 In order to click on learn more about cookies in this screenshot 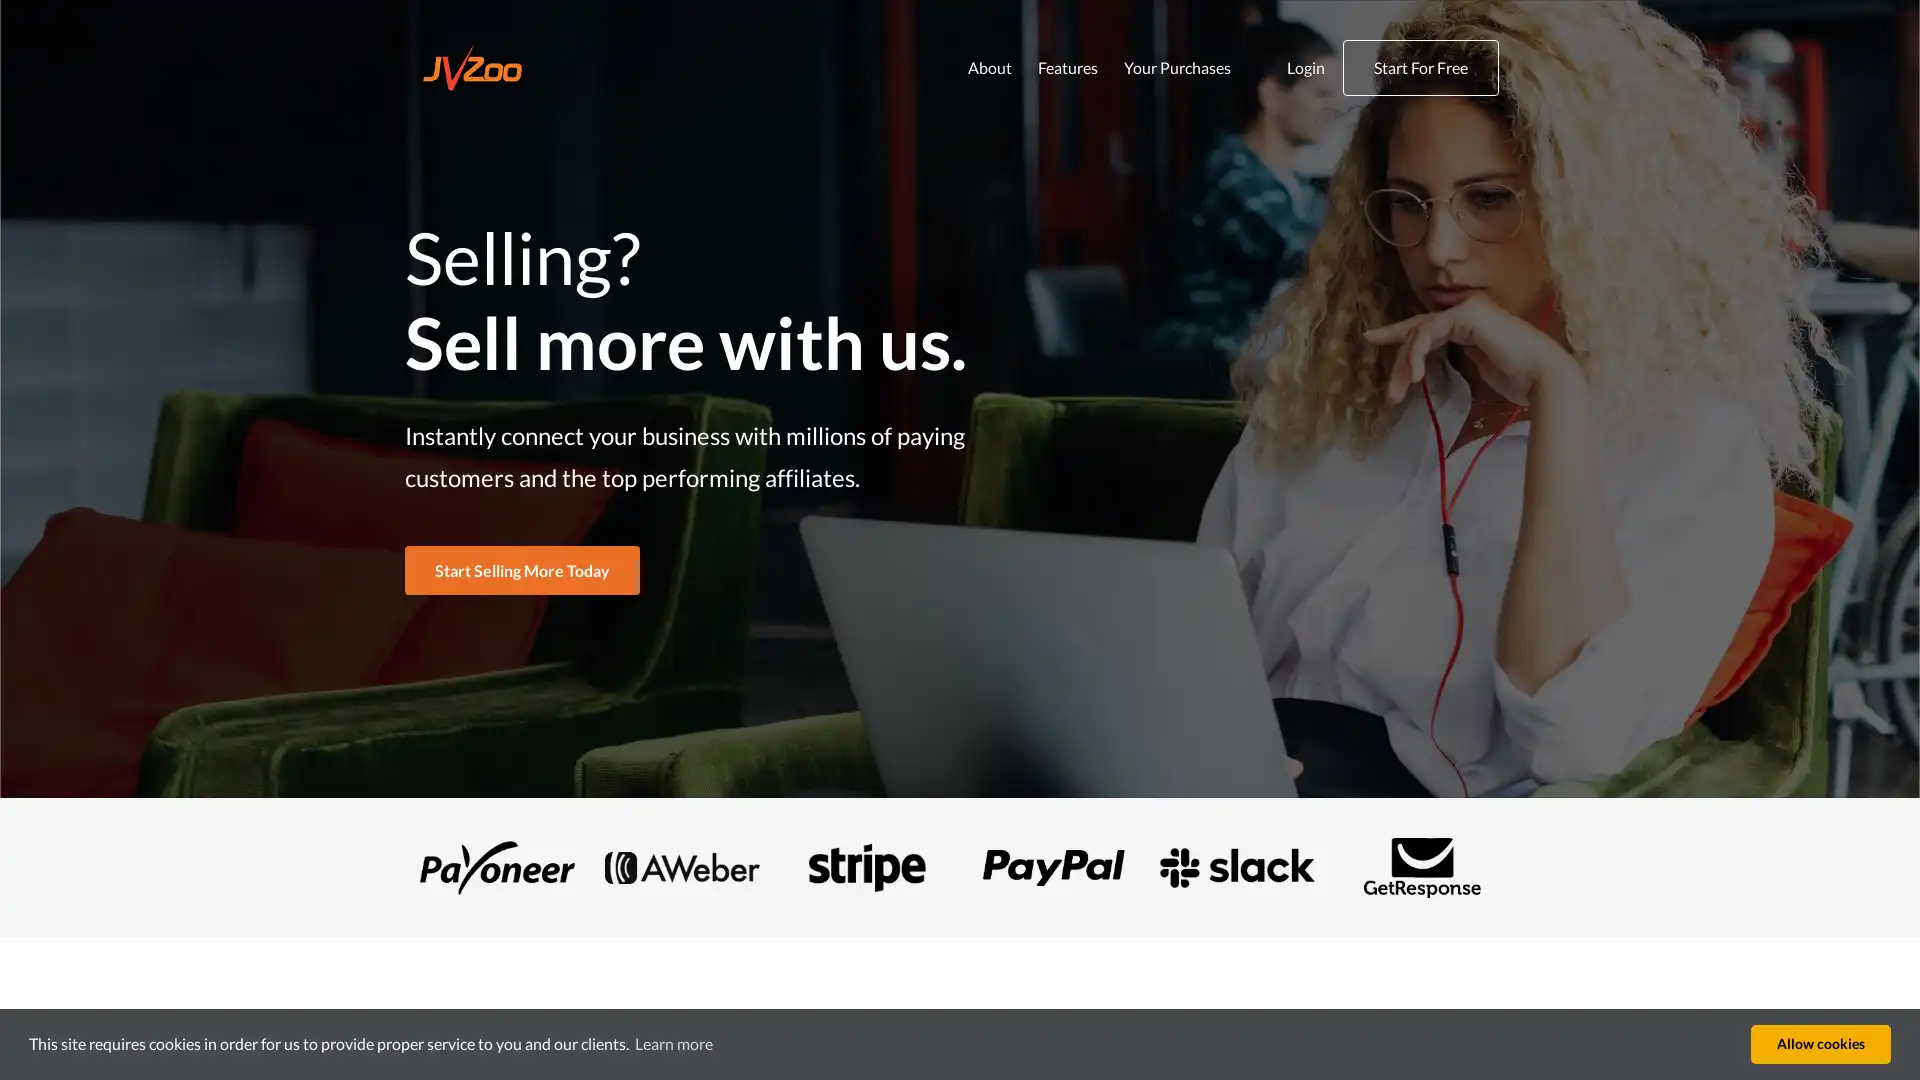, I will do `click(673, 1043)`.